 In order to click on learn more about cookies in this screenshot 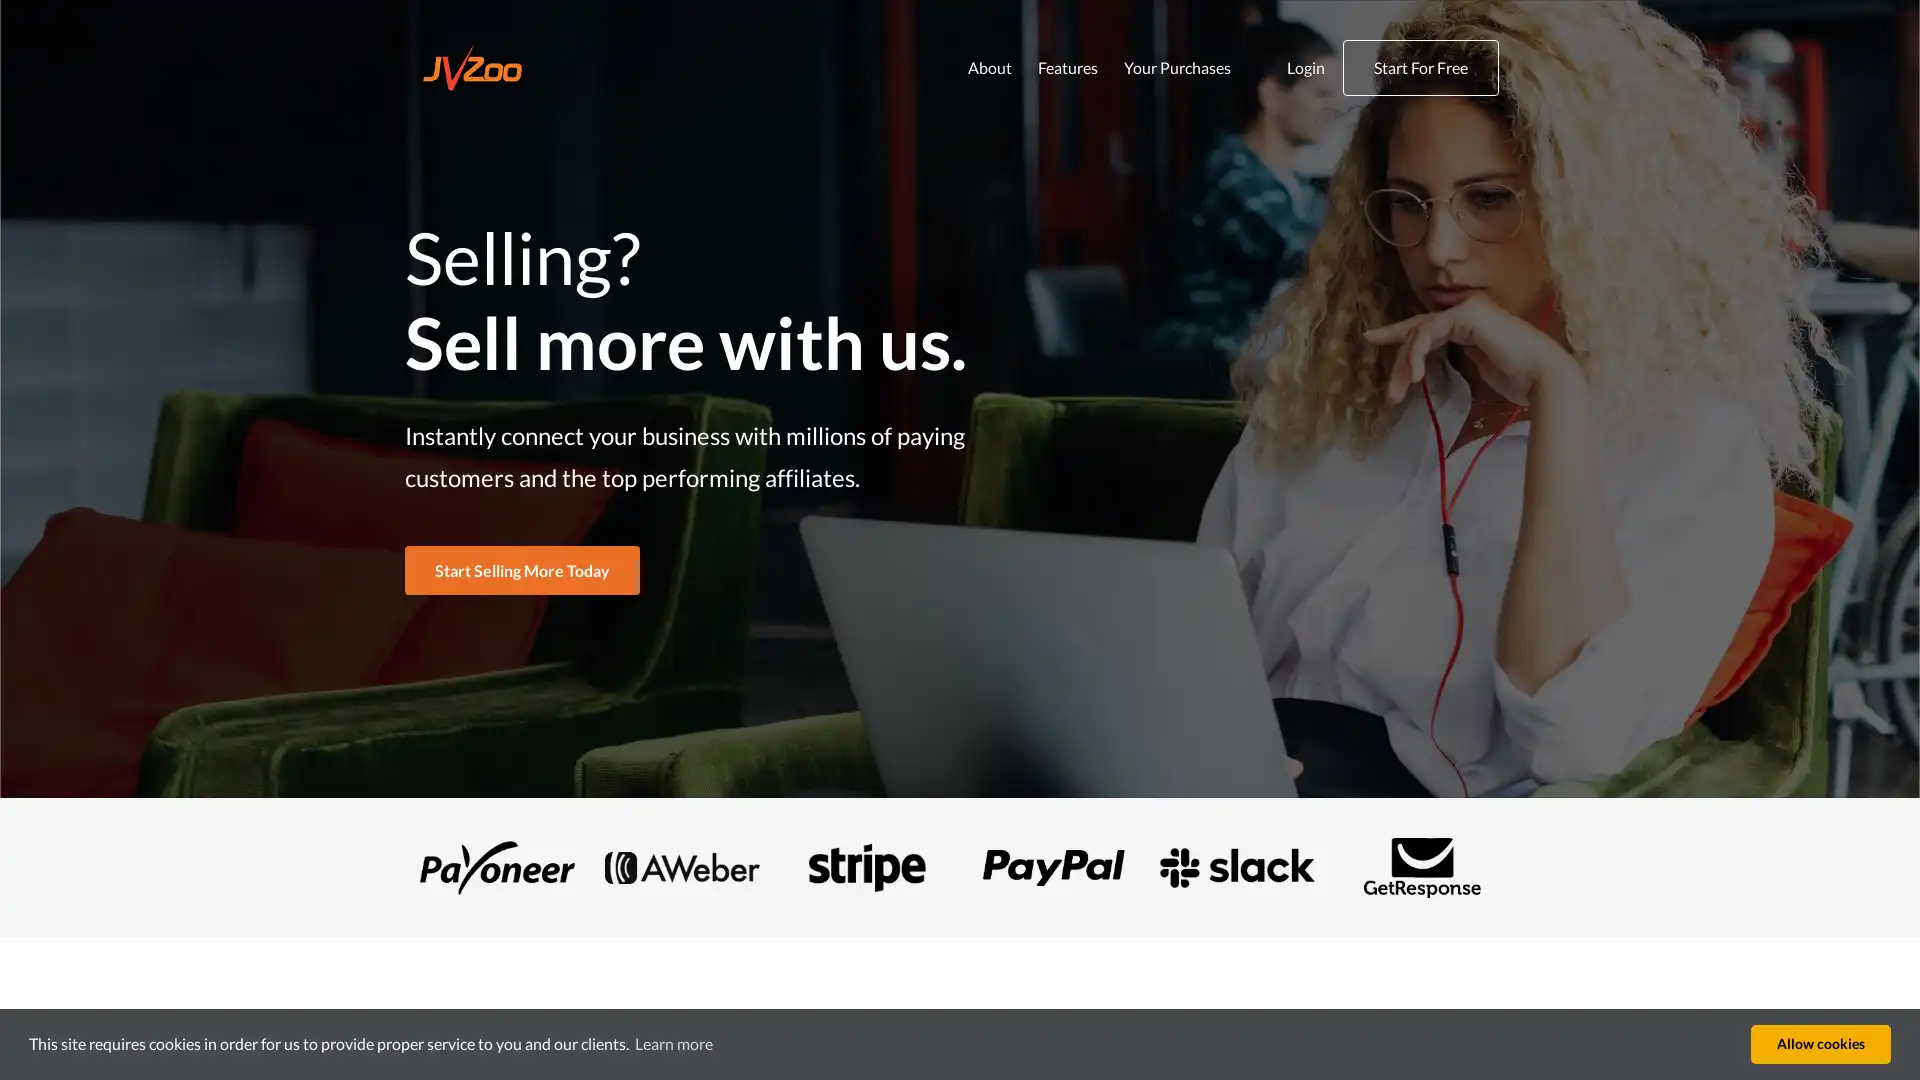, I will do `click(673, 1043)`.